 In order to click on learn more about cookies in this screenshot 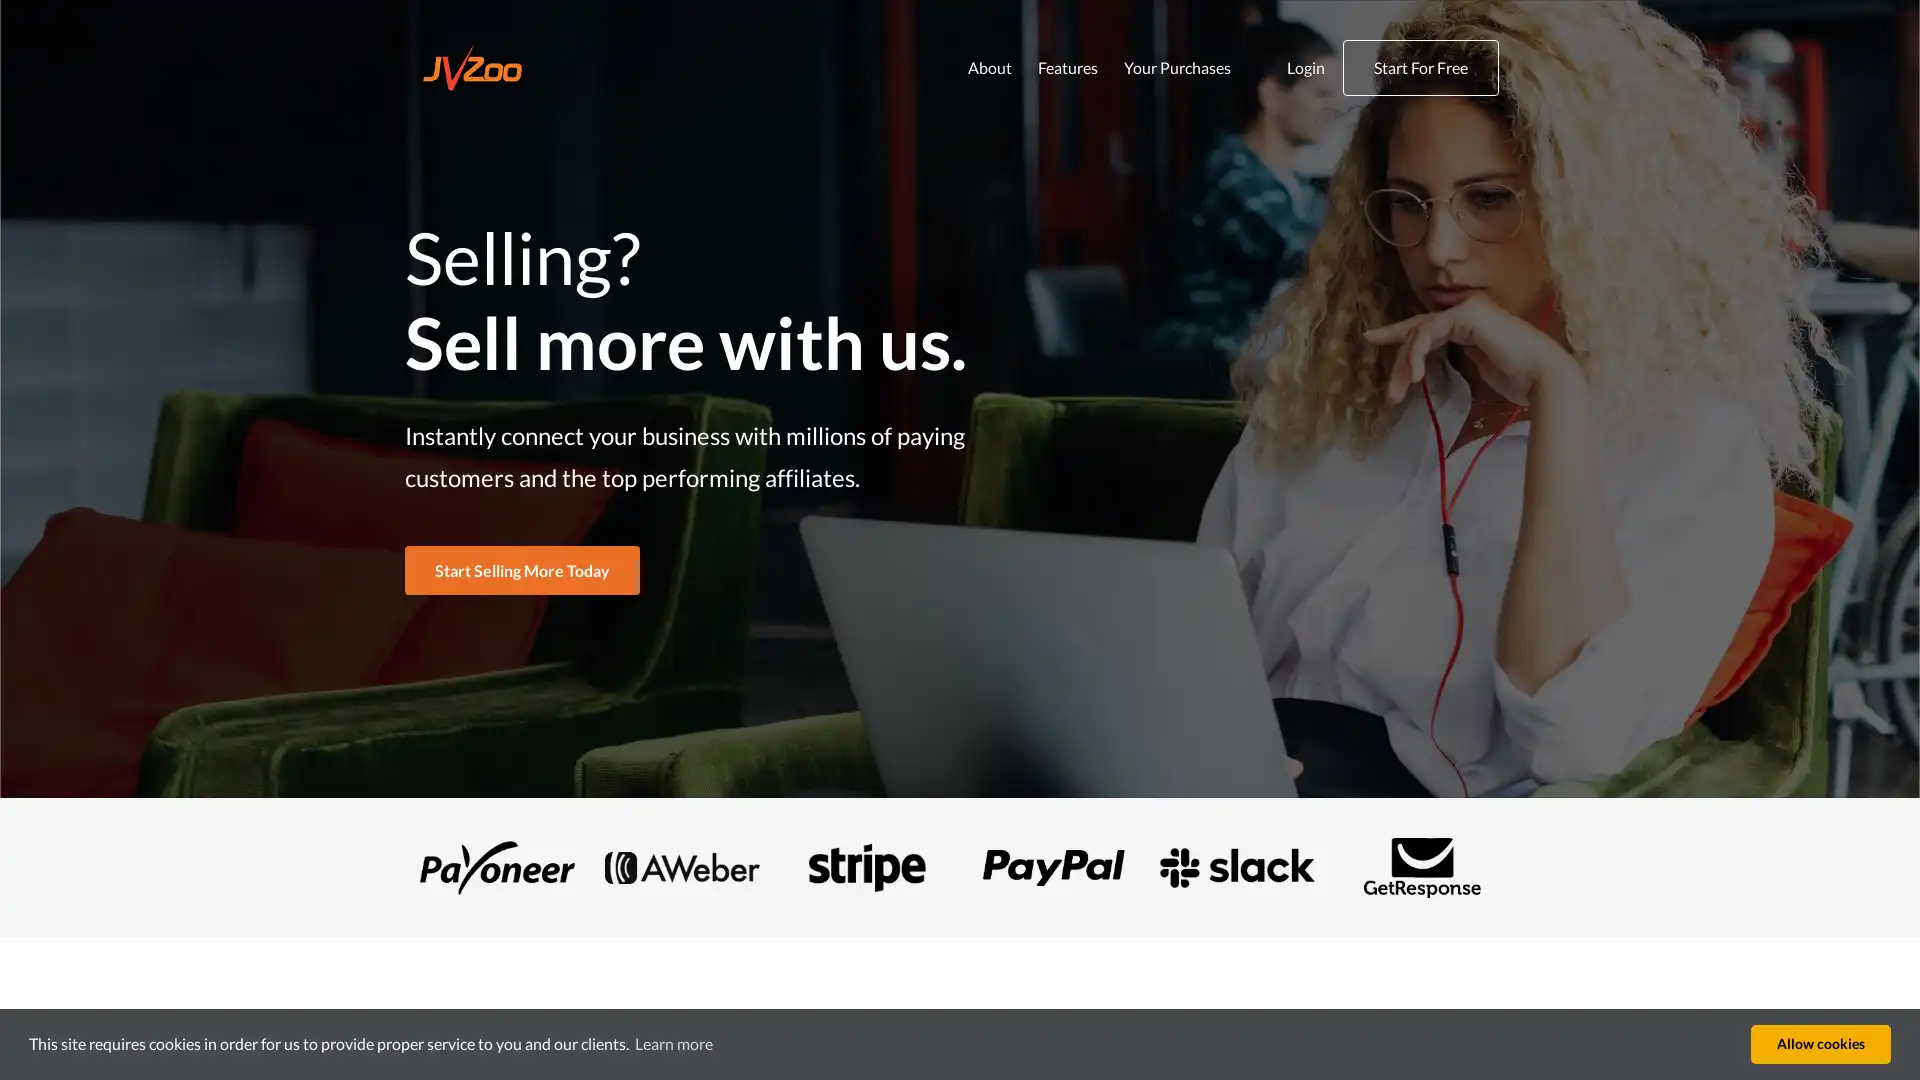, I will do `click(673, 1043)`.